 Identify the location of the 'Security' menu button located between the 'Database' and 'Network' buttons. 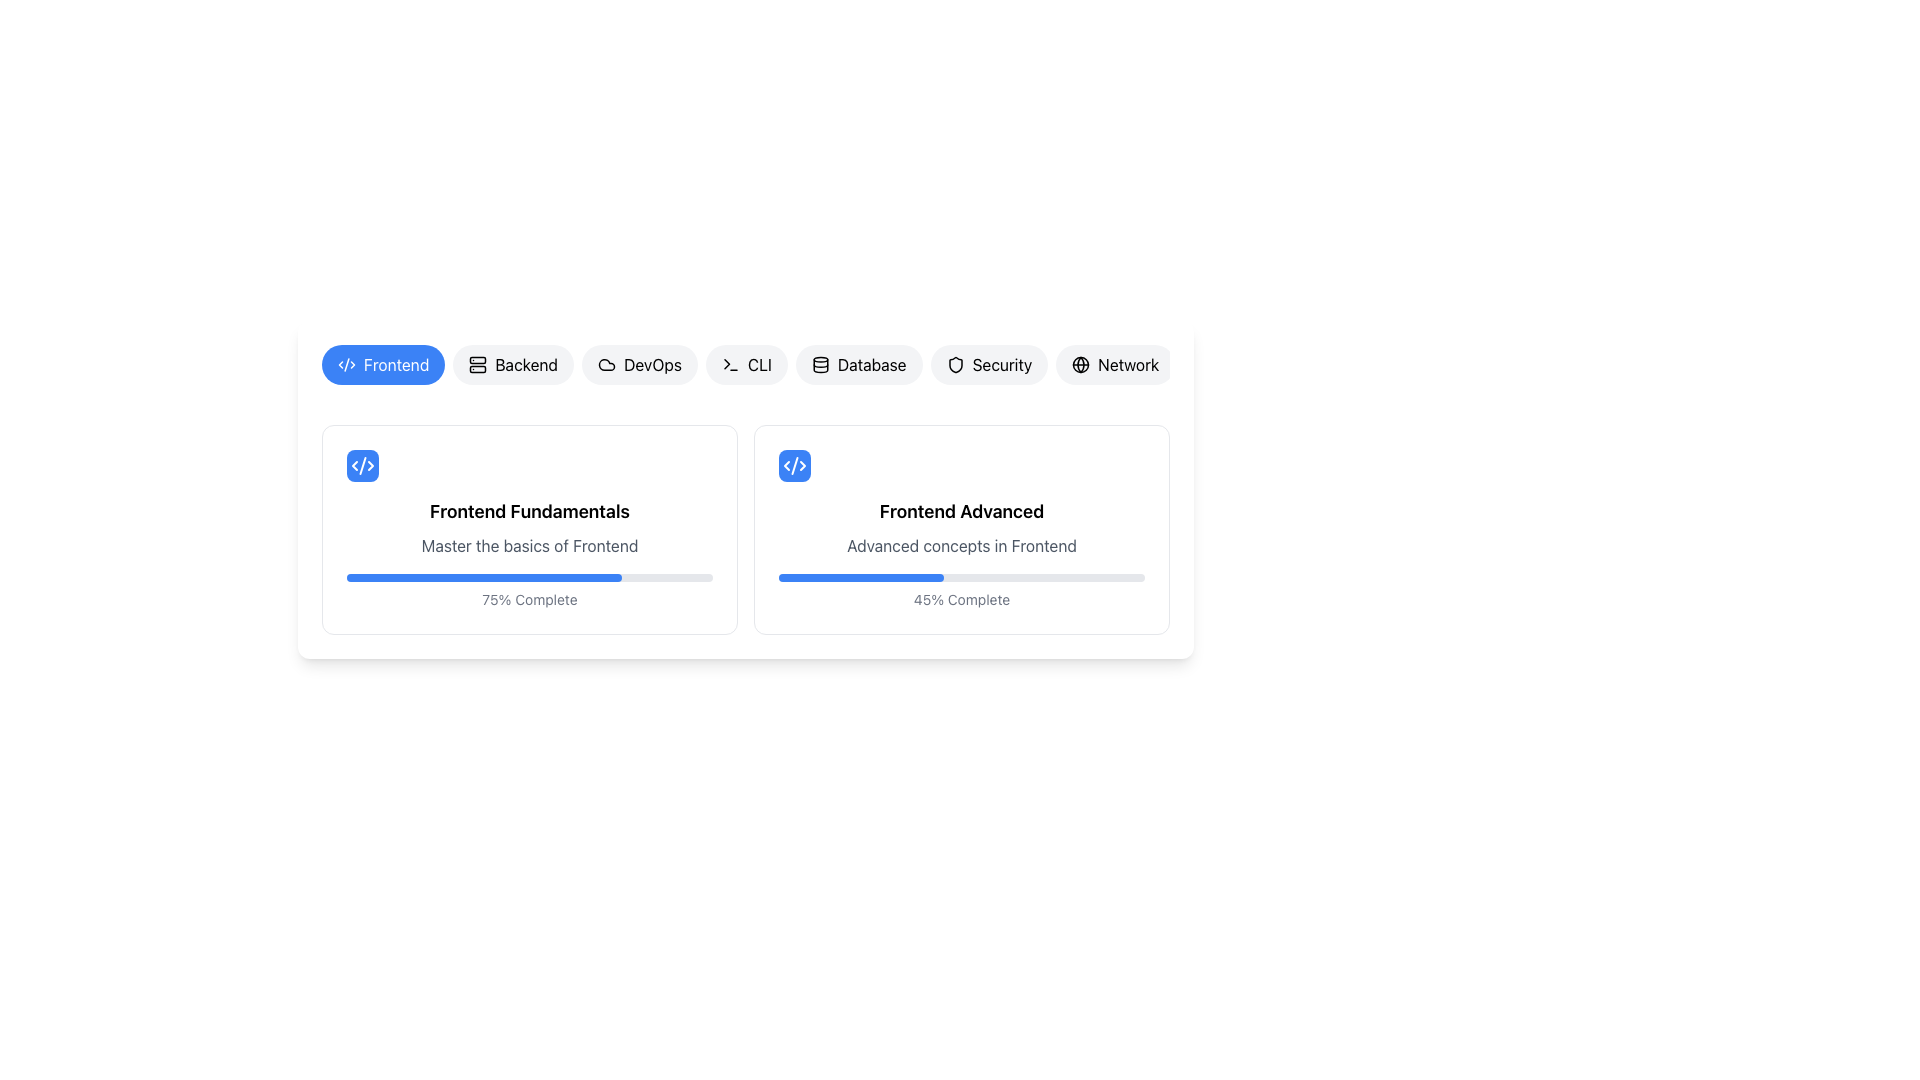
(989, 365).